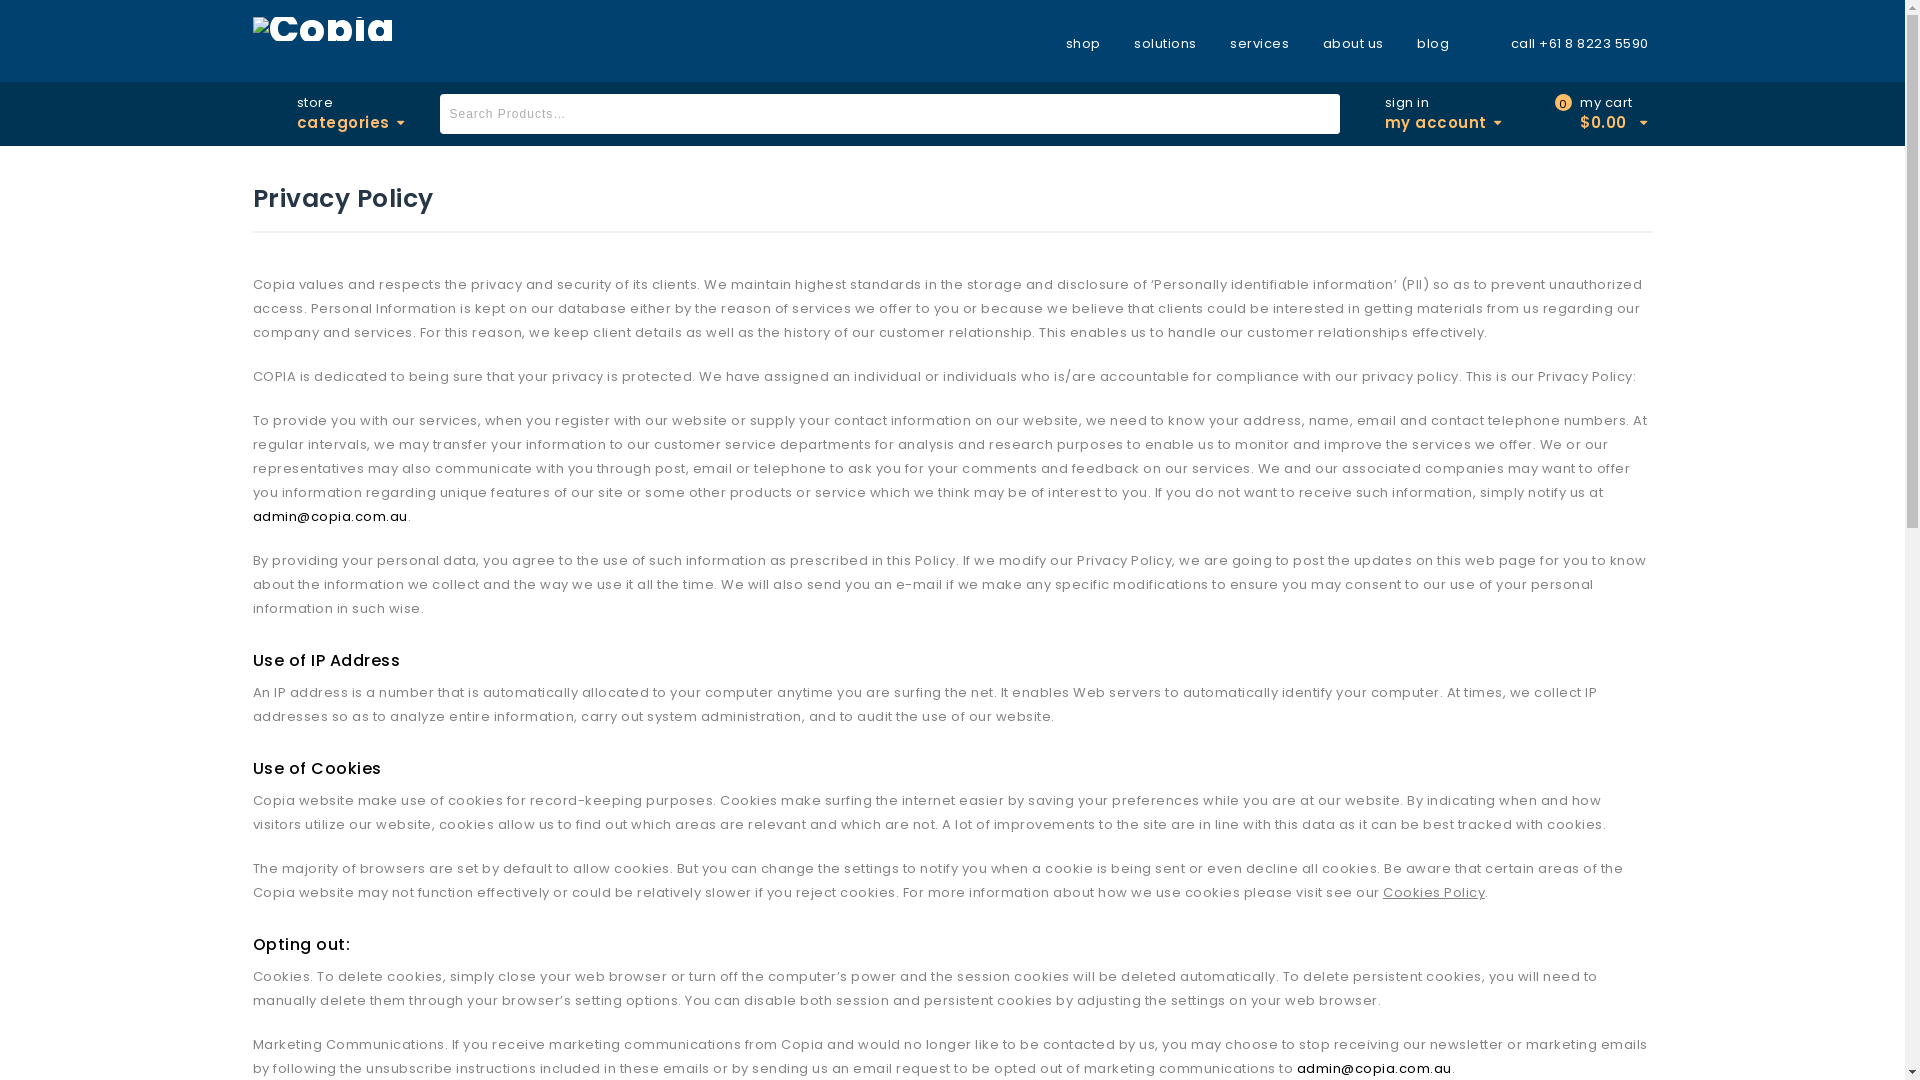 This screenshot has width=1920, height=1080. What do you see at coordinates (1372, 1067) in the screenshot?
I see `'admin@copia.com.au'` at bounding box center [1372, 1067].